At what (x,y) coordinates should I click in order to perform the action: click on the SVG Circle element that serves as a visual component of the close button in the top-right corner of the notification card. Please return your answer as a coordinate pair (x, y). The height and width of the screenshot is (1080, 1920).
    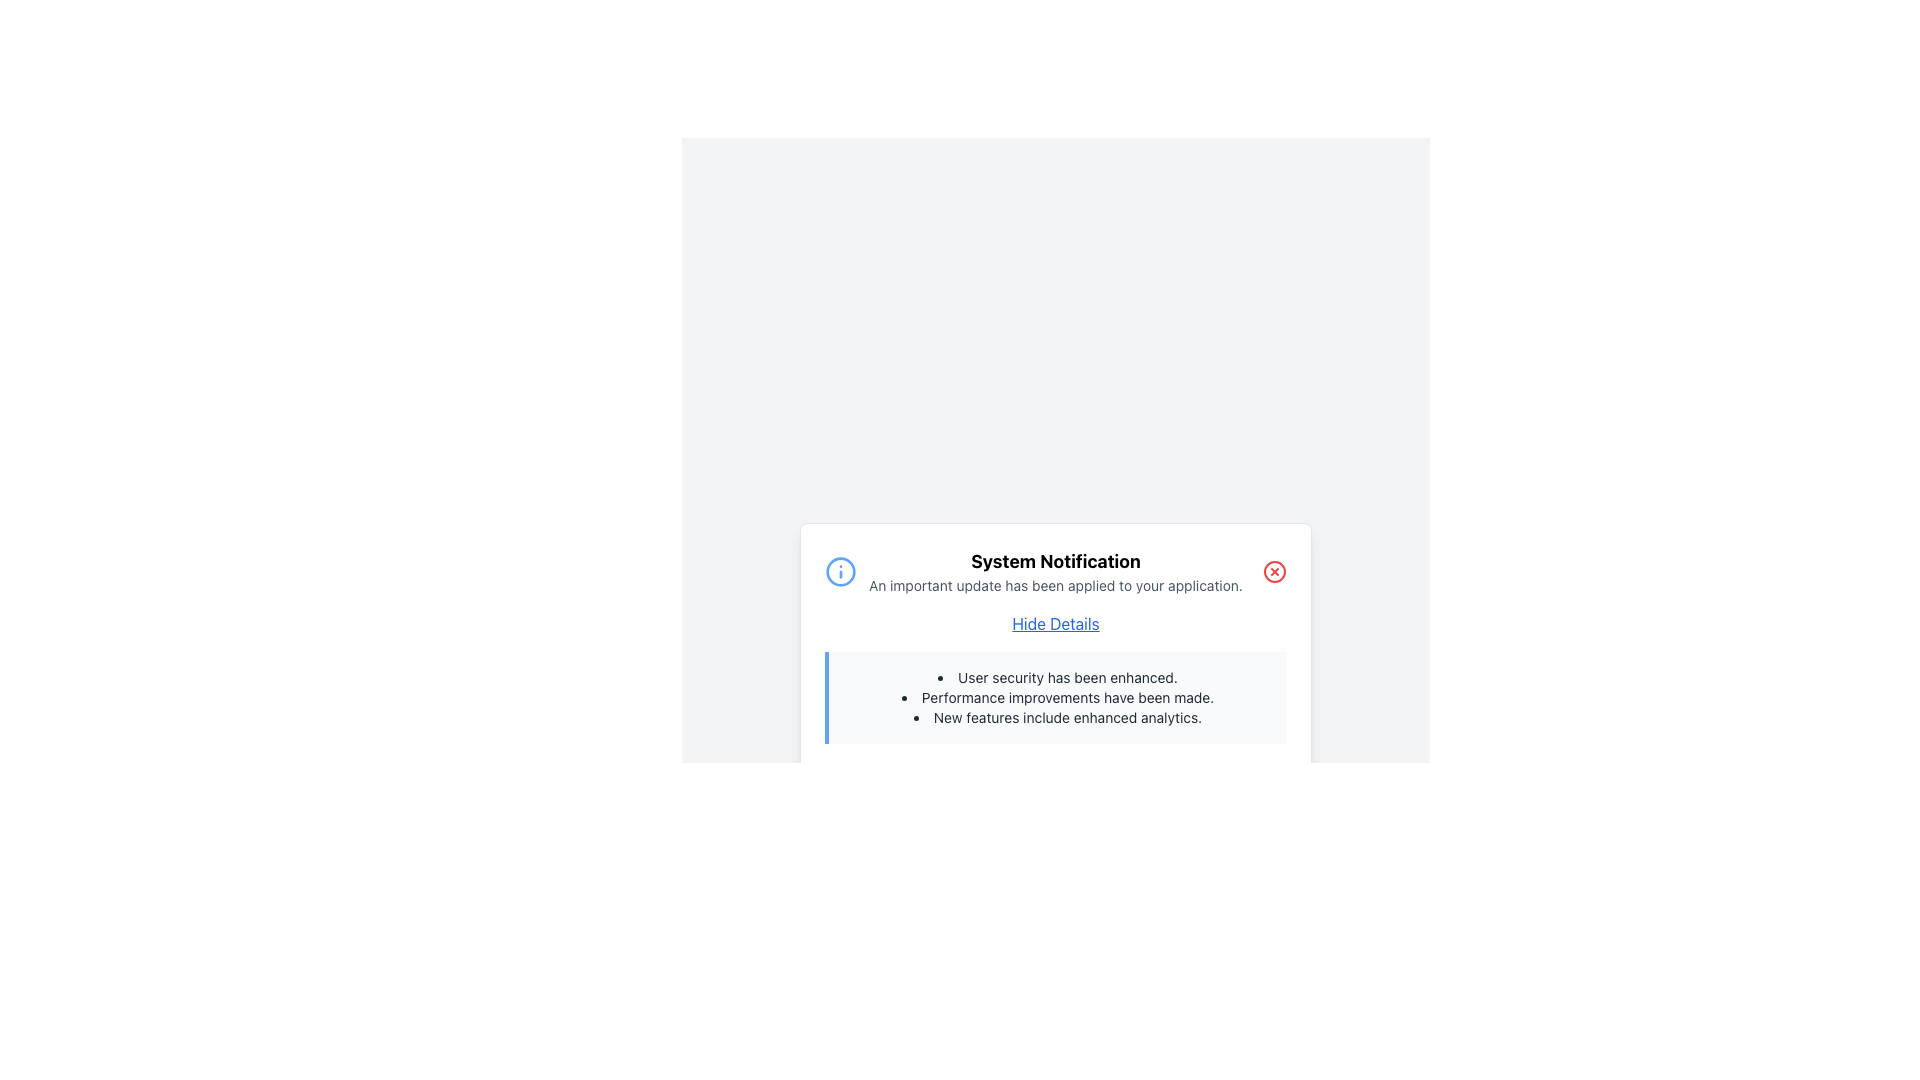
    Looking at the image, I should click on (1274, 571).